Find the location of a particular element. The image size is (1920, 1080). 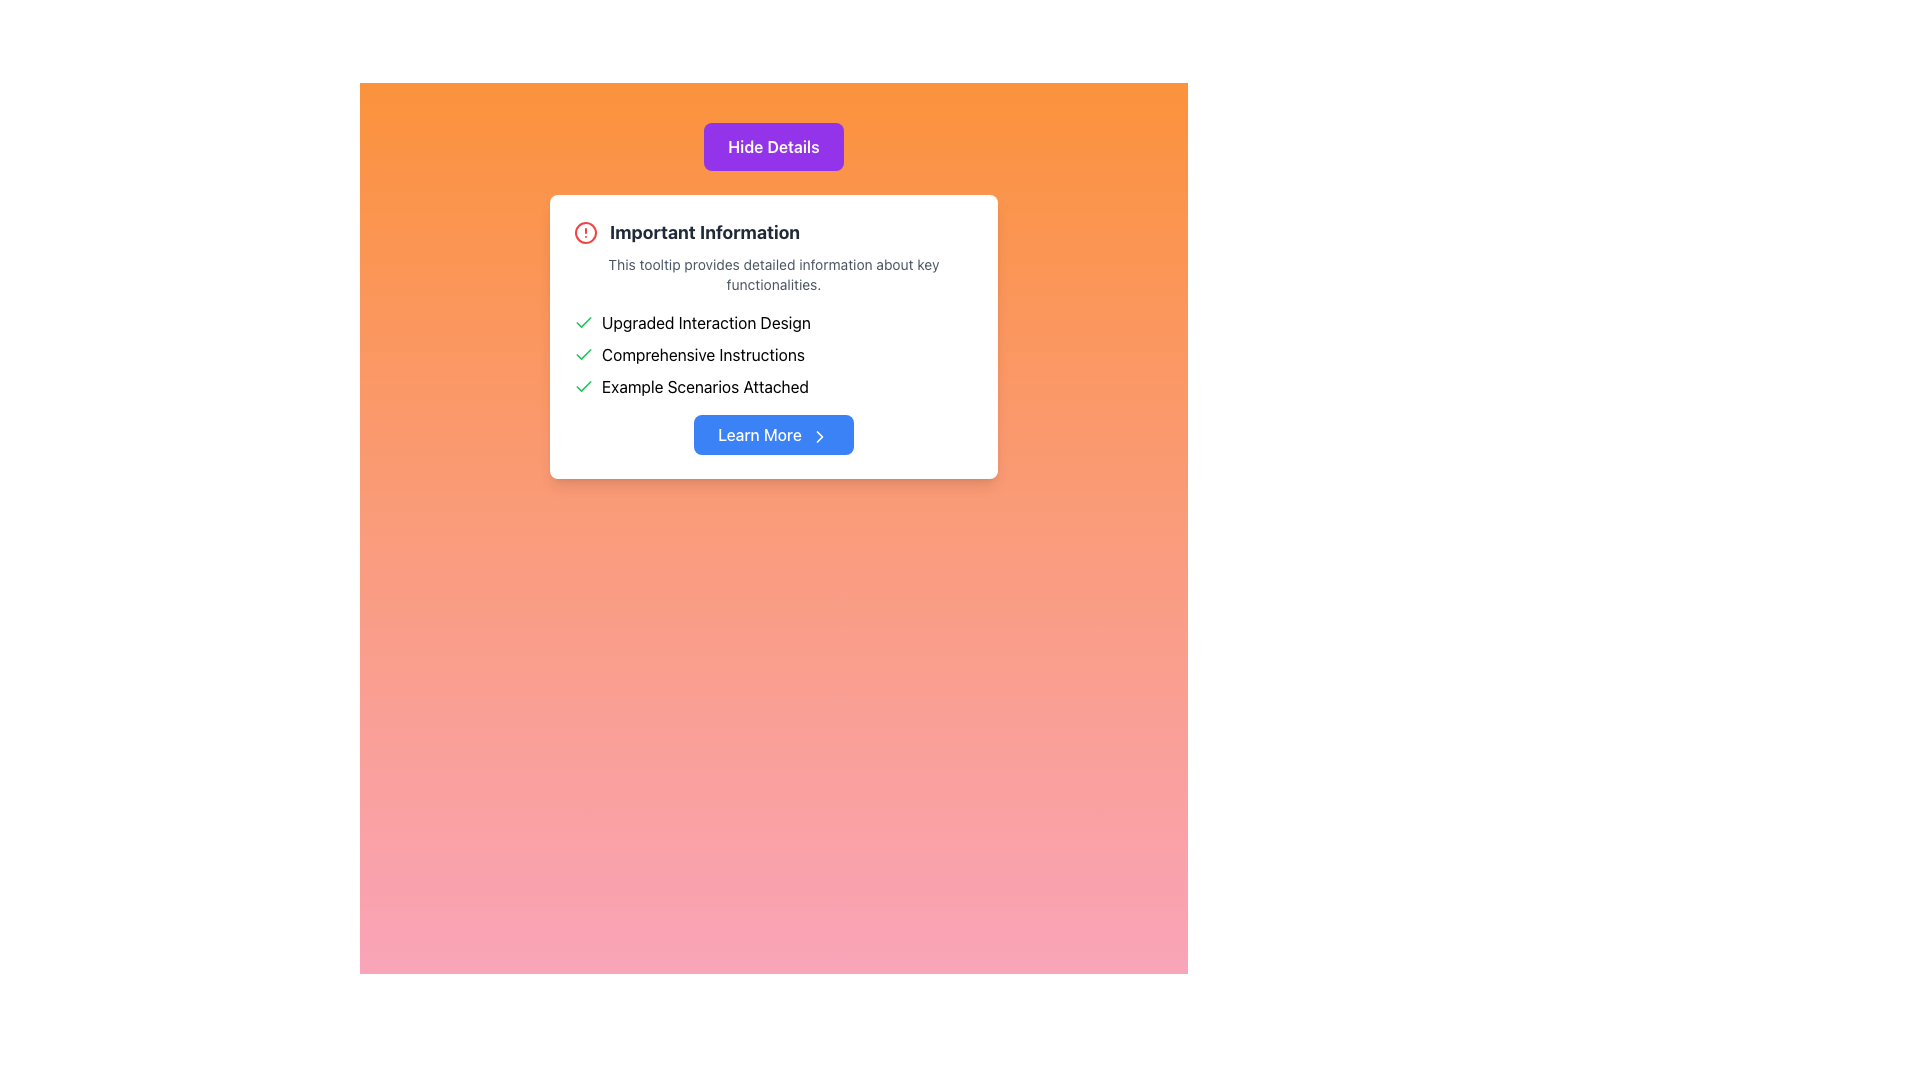

the text label with an icon that indicates example scenarios are attached, located under the 'Important Information' section is located at coordinates (772, 386).